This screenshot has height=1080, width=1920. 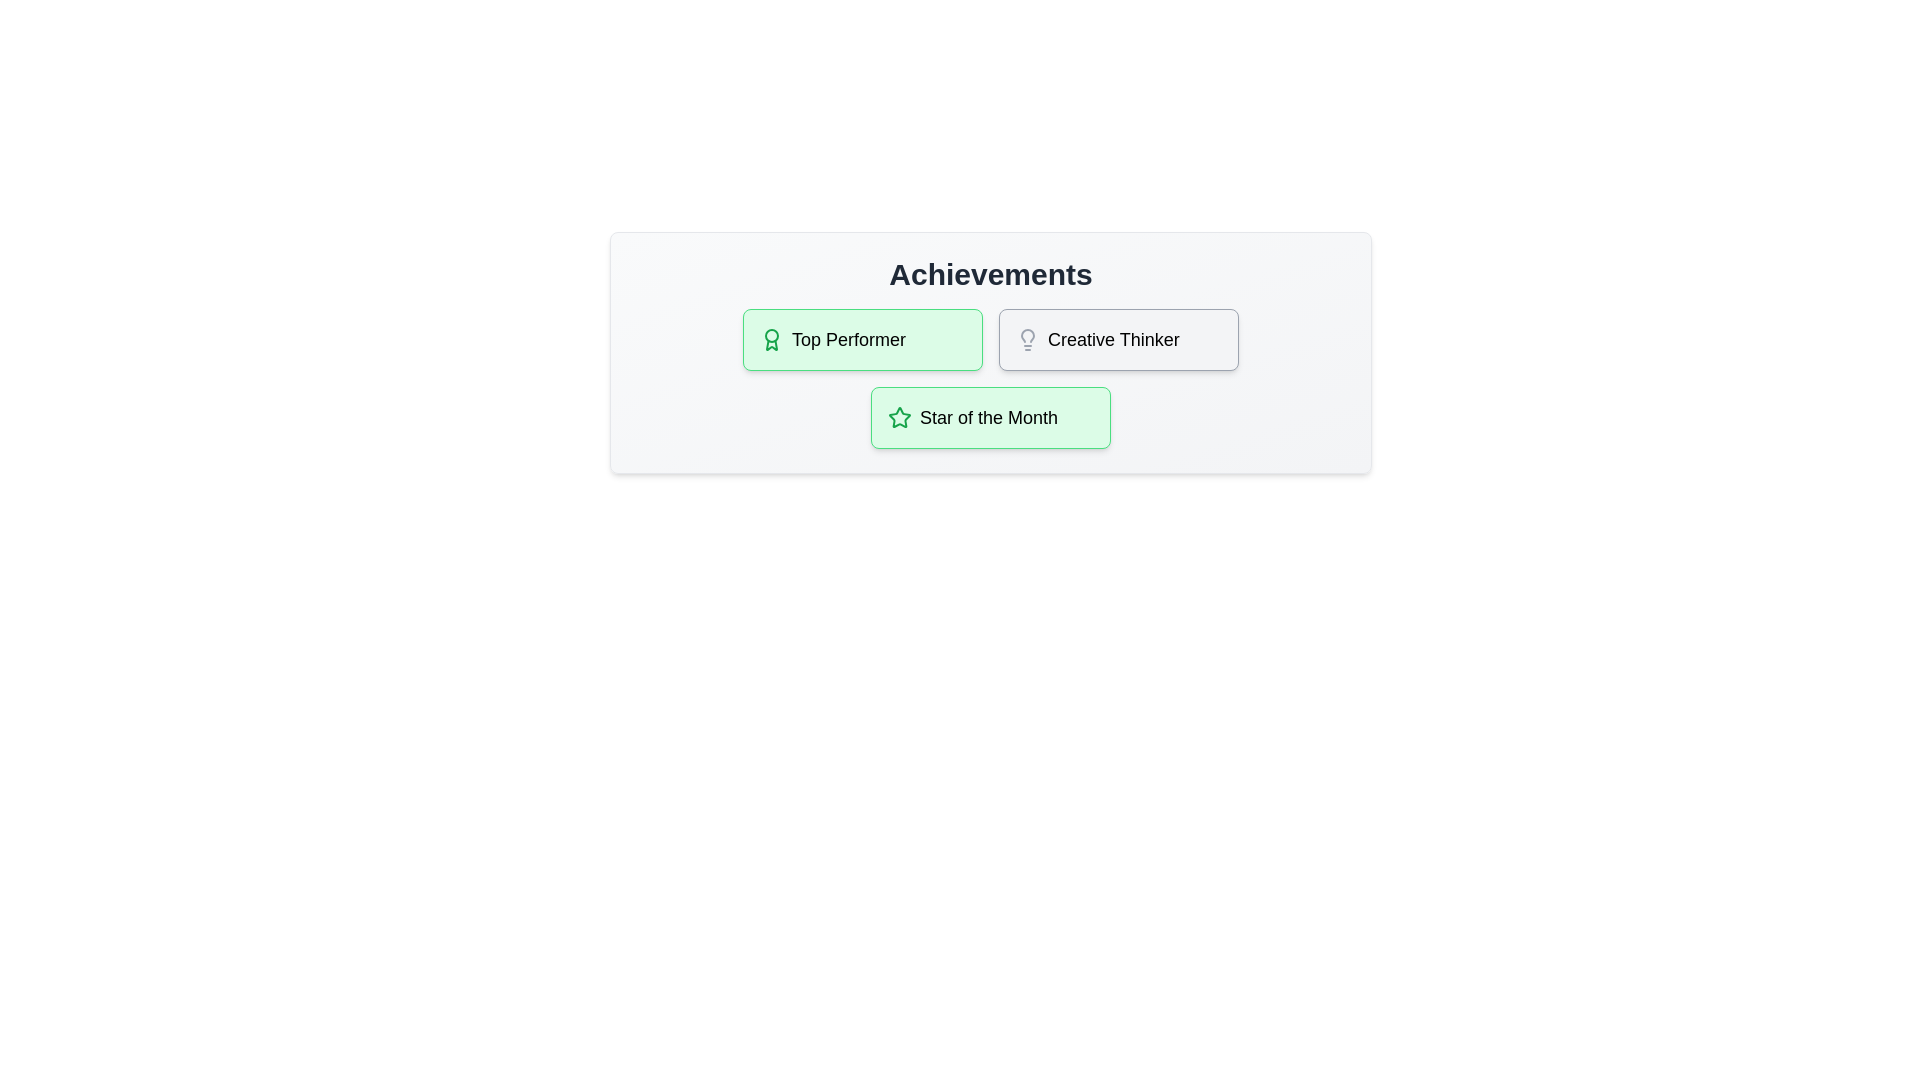 I want to click on the achievement Top Performer to display its tooltip or effect, so click(x=863, y=338).